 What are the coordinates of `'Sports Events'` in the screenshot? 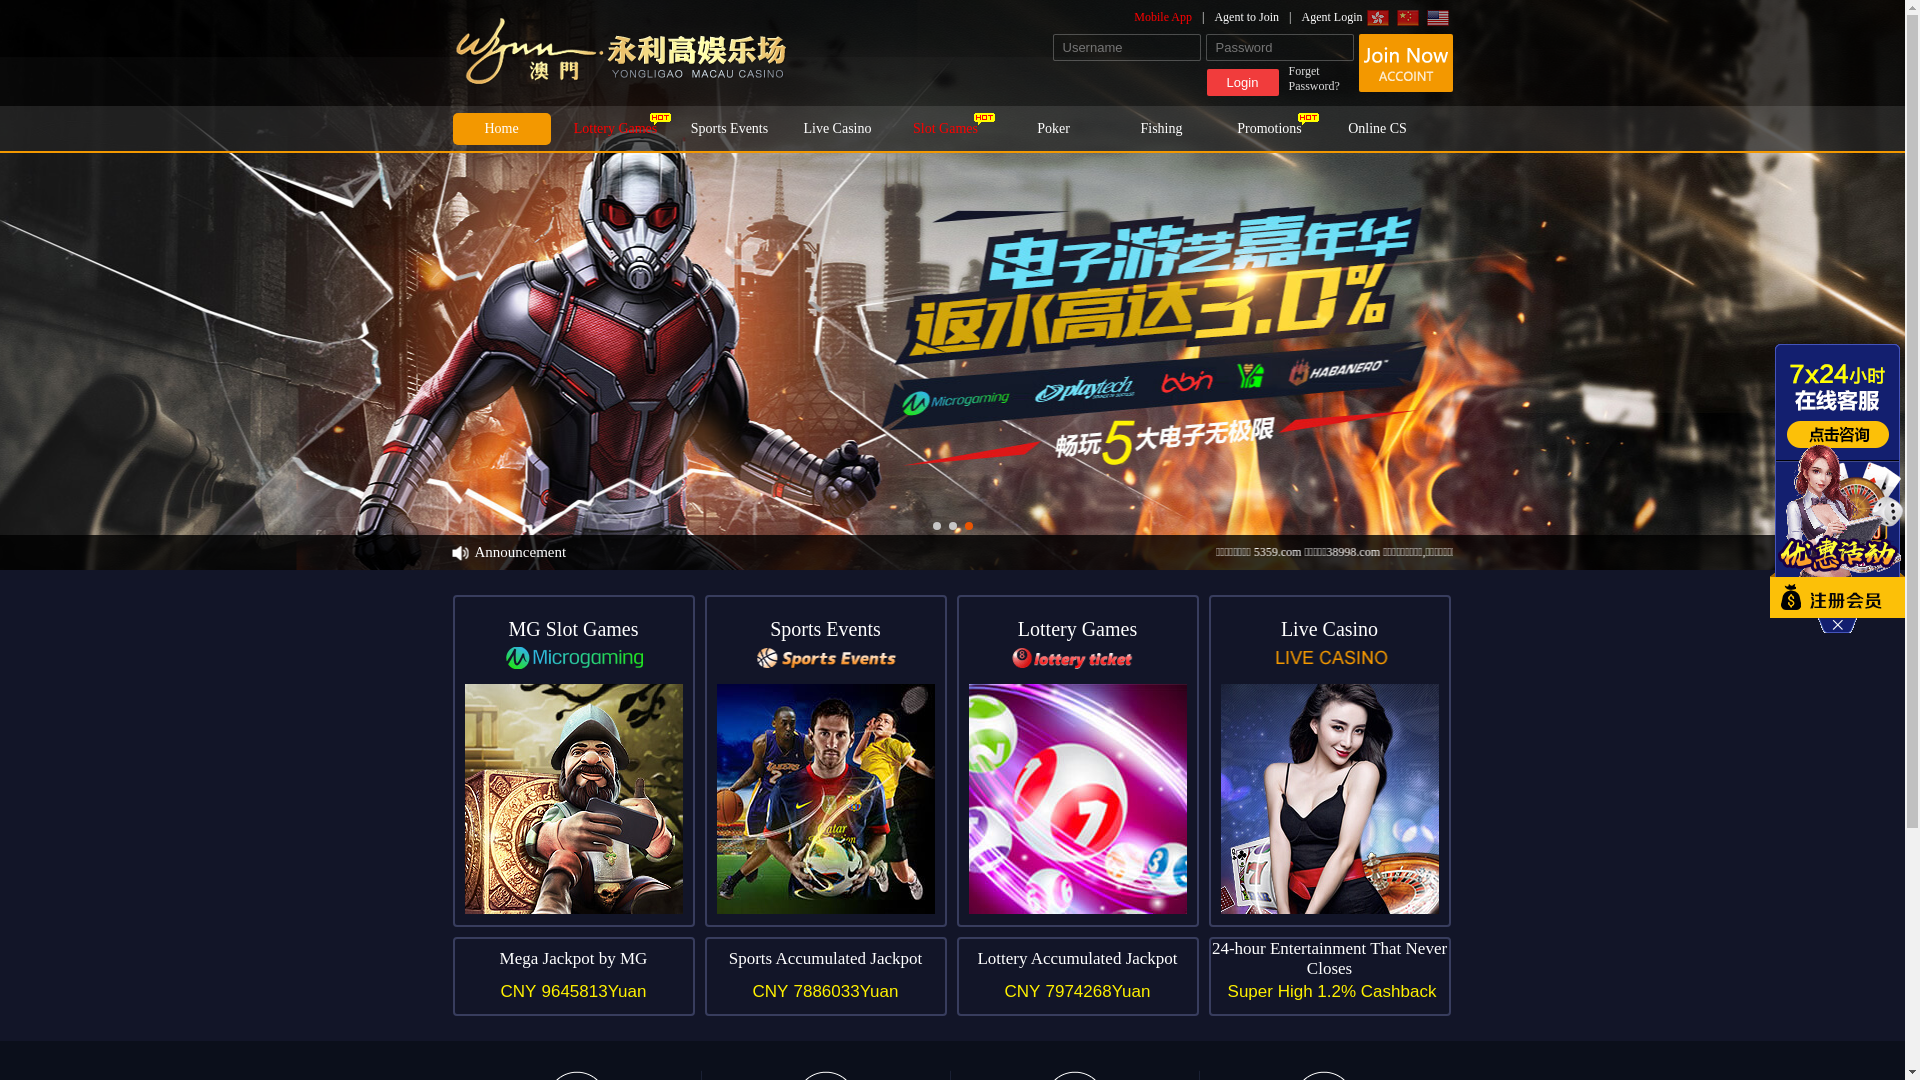 It's located at (728, 128).